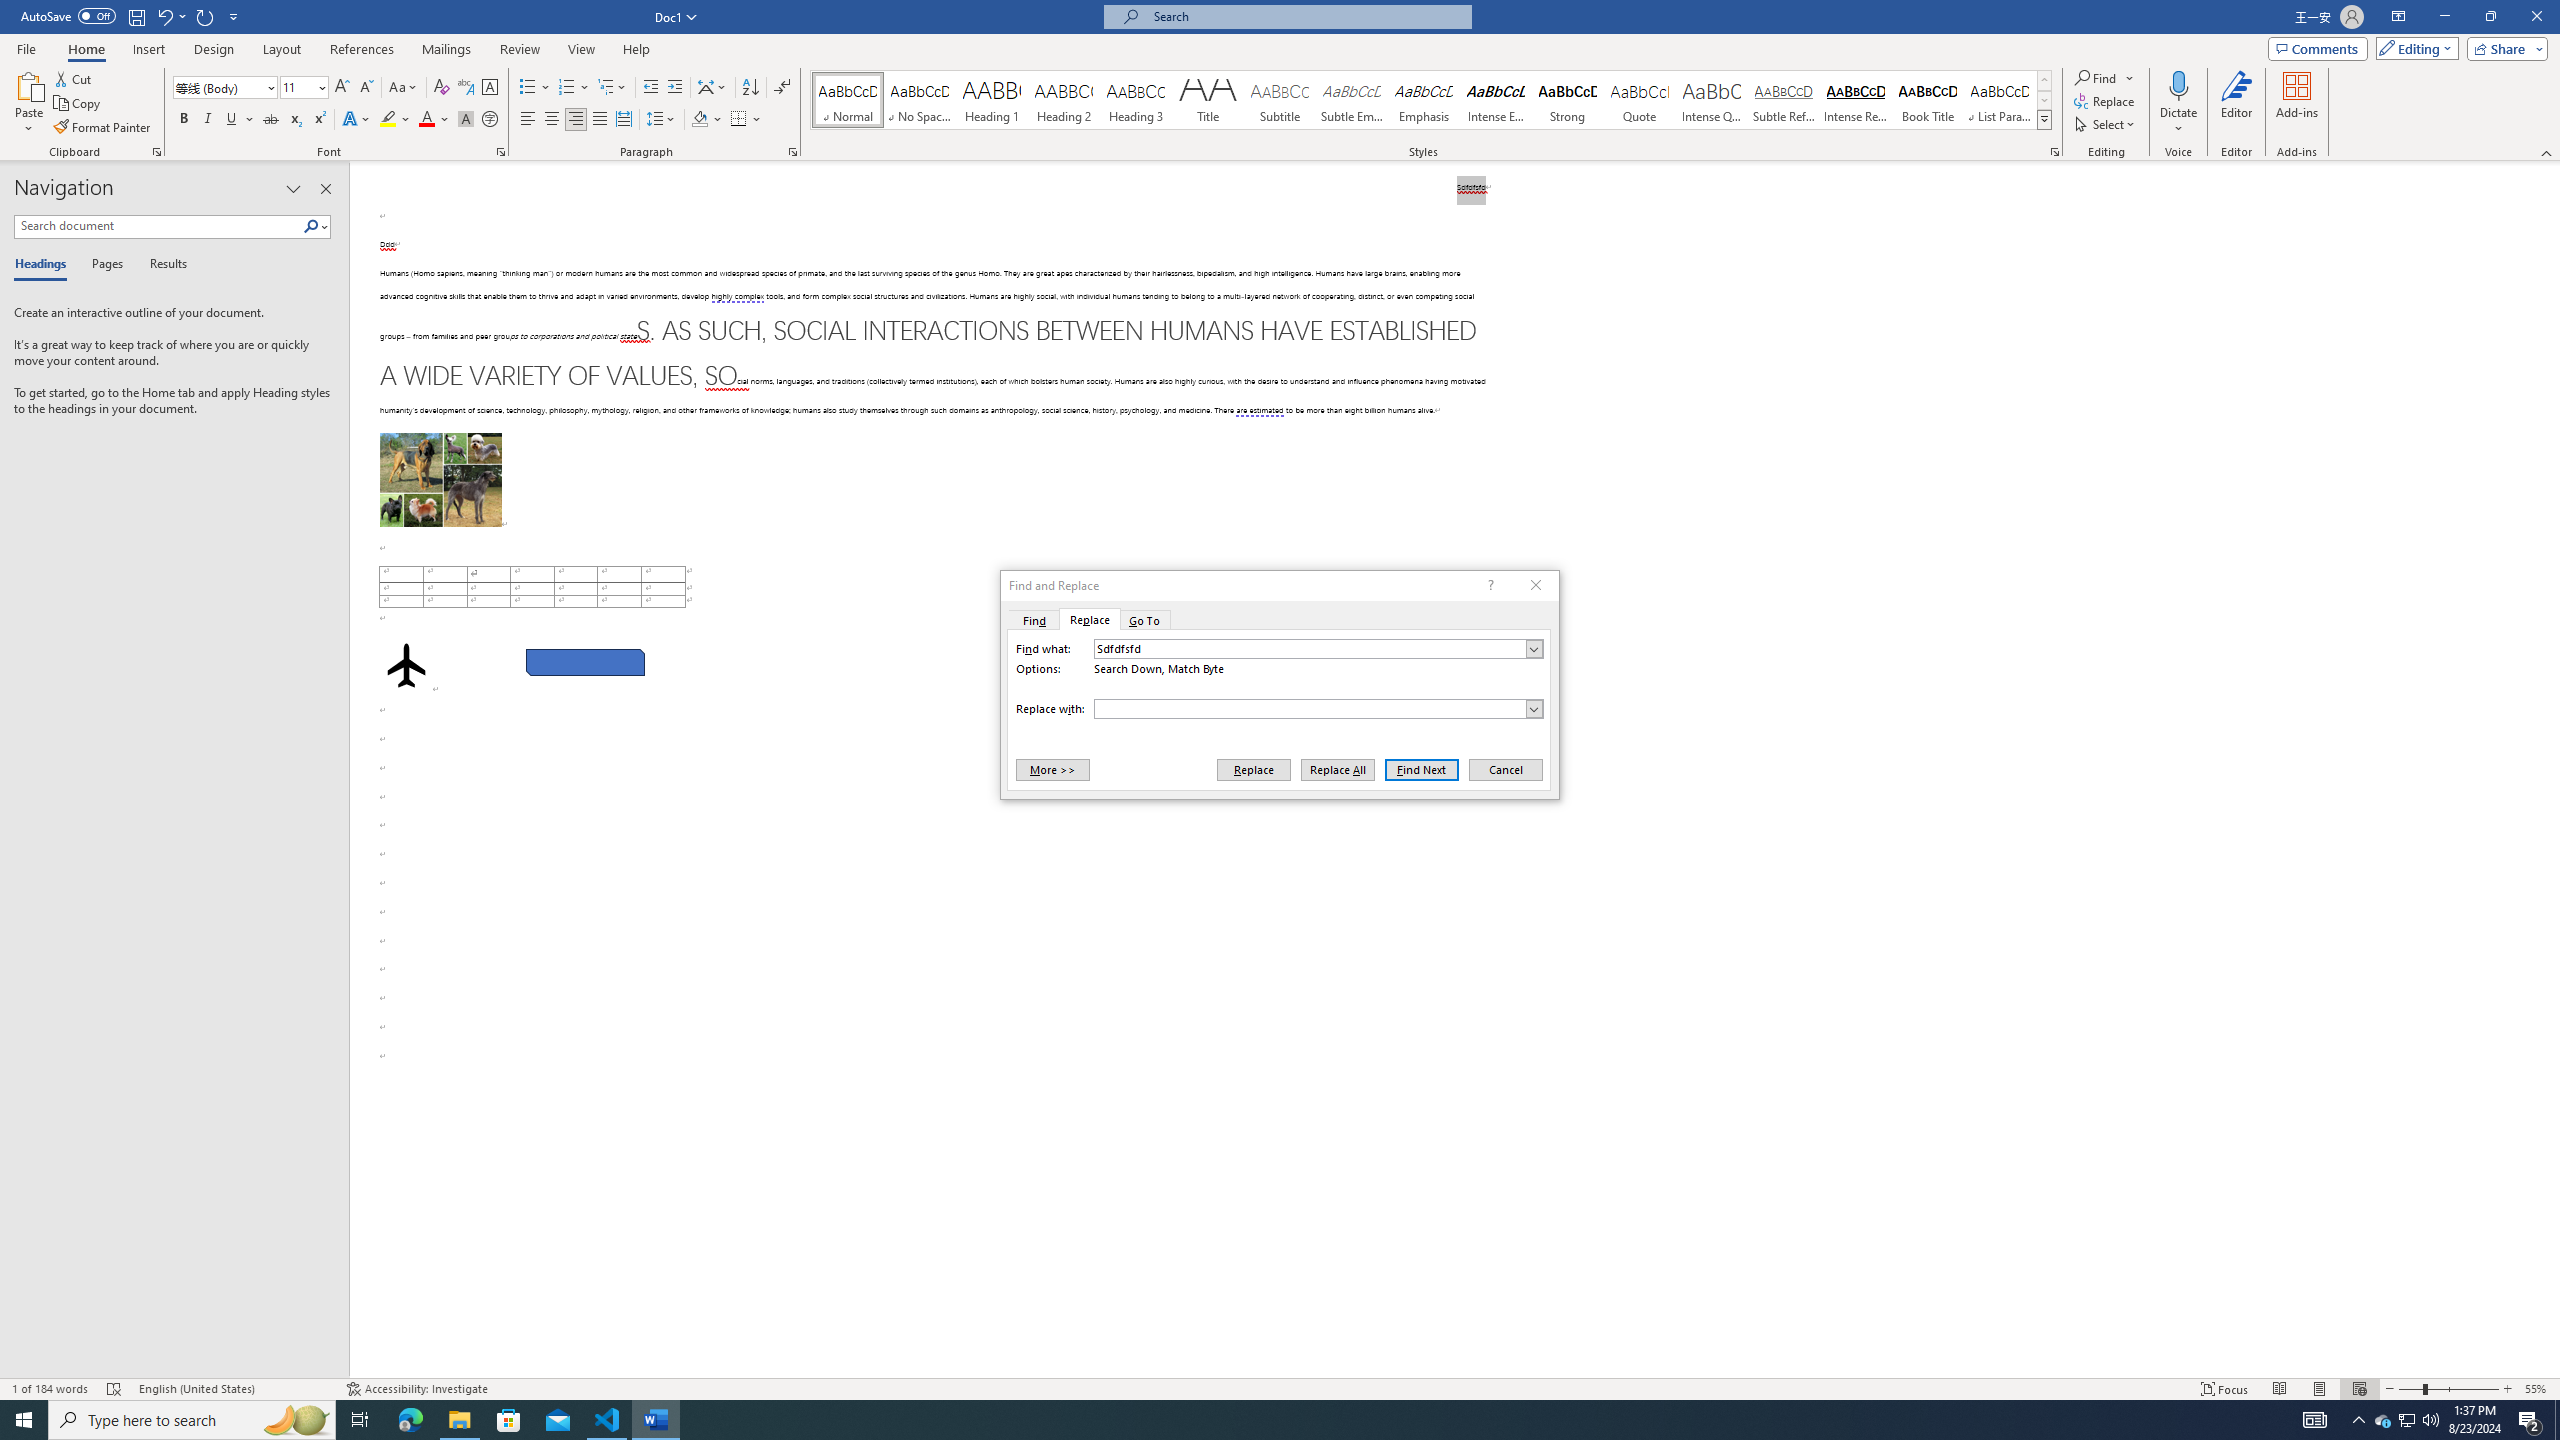 This screenshot has width=2560, height=1440. Describe the element at coordinates (215, 49) in the screenshot. I see `'Design'` at that location.